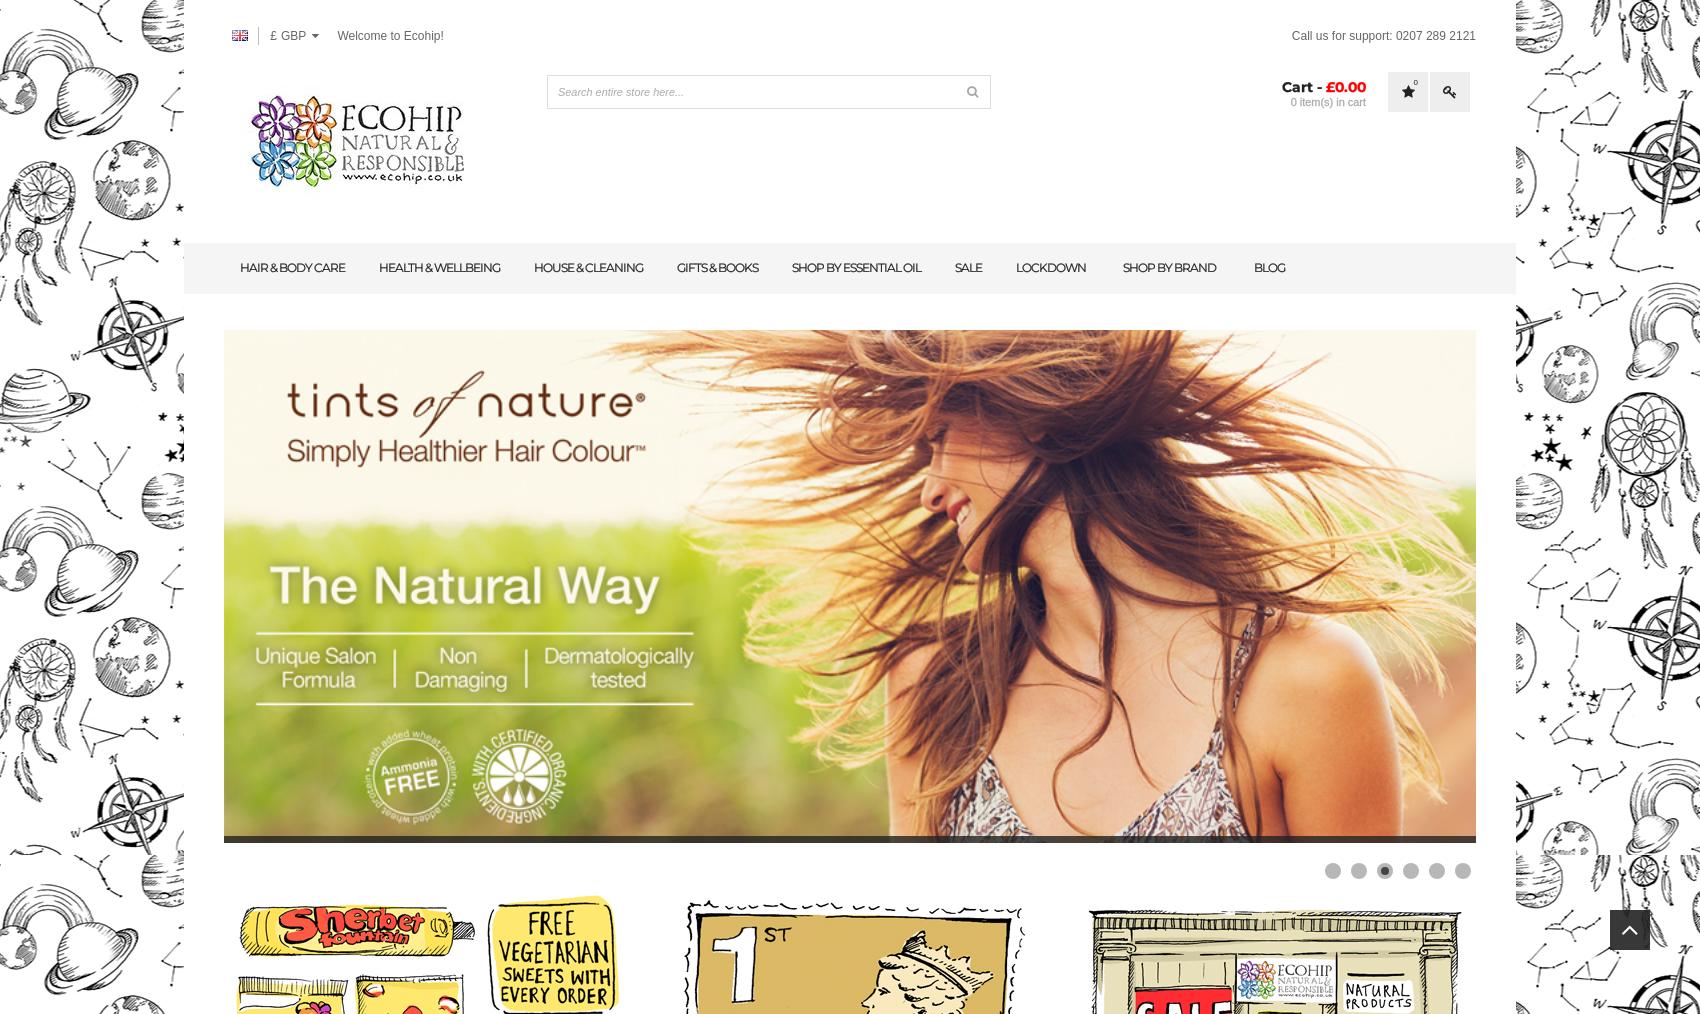 This screenshot has width=1700, height=1014. I want to click on 'Hair & Body care', so click(292, 267).